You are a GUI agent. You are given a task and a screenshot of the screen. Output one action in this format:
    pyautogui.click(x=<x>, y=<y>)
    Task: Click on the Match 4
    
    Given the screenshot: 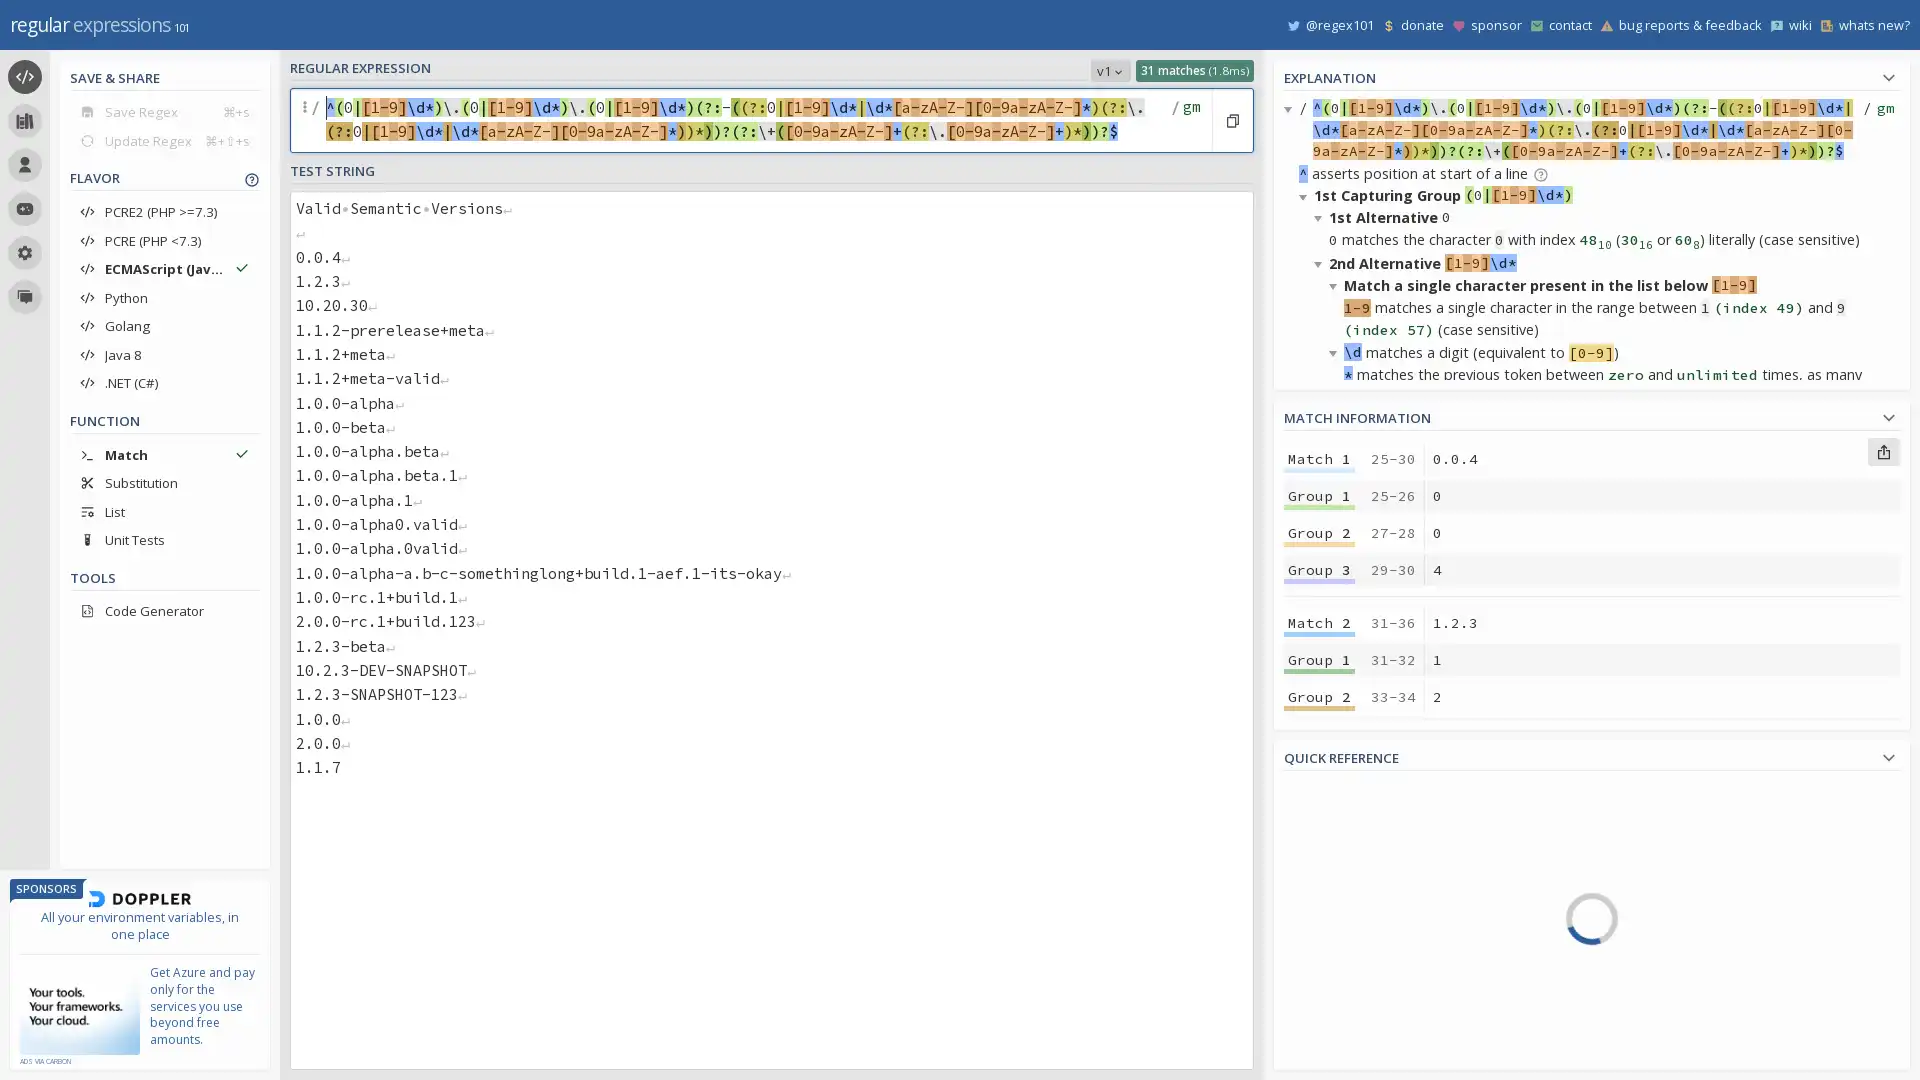 What is the action you would take?
    pyautogui.click(x=1319, y=950)
    